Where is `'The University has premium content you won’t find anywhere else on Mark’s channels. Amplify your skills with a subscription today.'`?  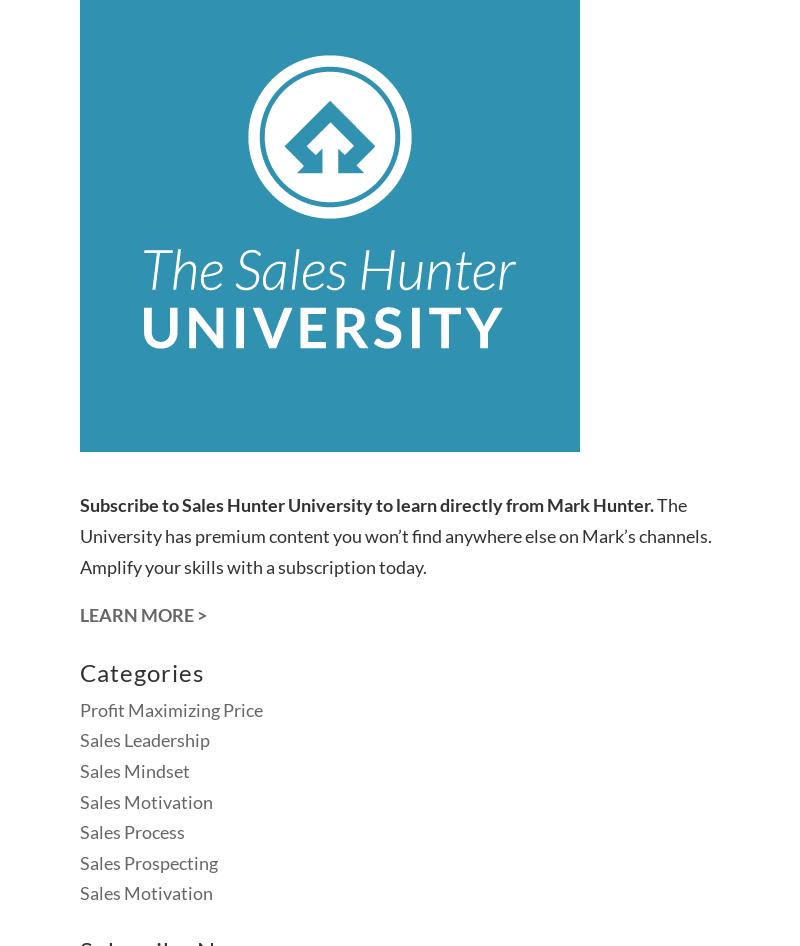
'The University has premium content you won’t find anywhere else on Mark’s channels. Amplify your skills with a subscription today.' is located at coordinates (395, 535).